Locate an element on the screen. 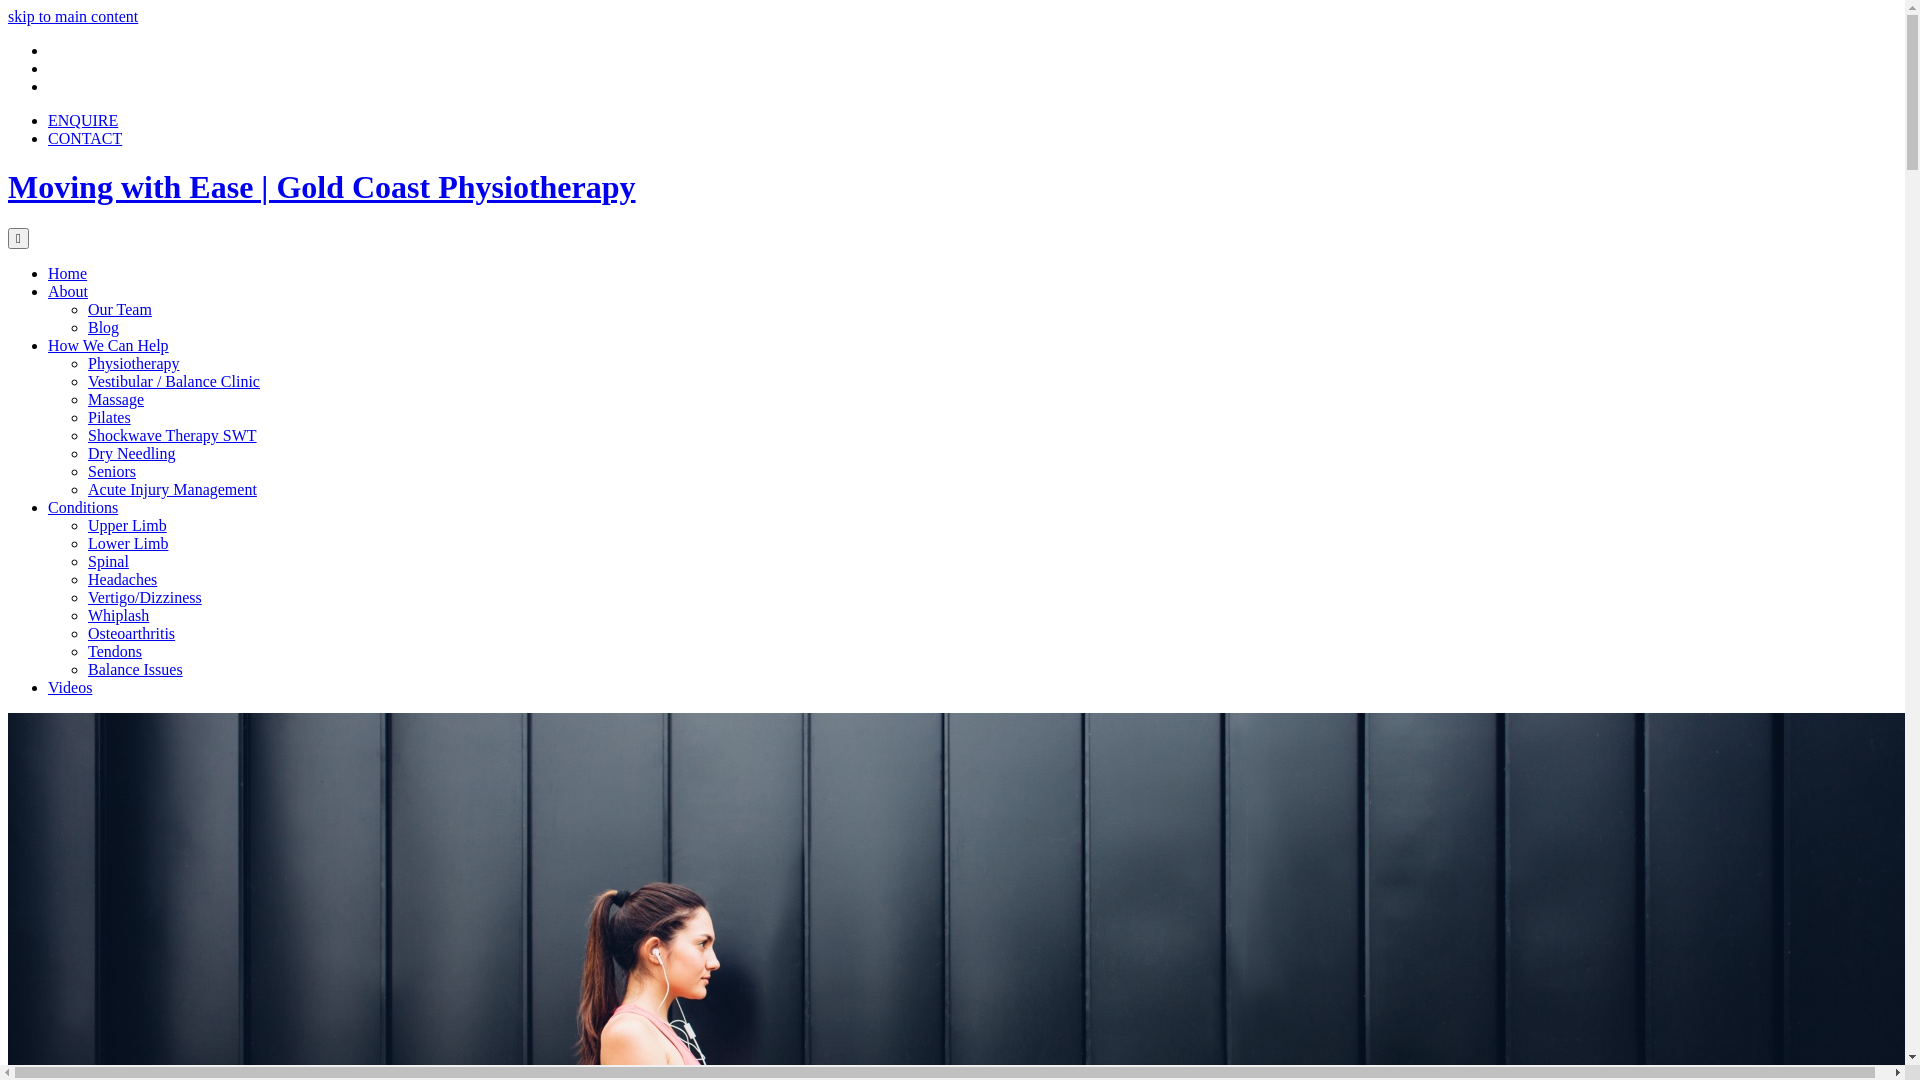 Image resolution: width=1920 pixels, height=1080 pixels. 'CONTACT' is located at coordinates (84, 137).